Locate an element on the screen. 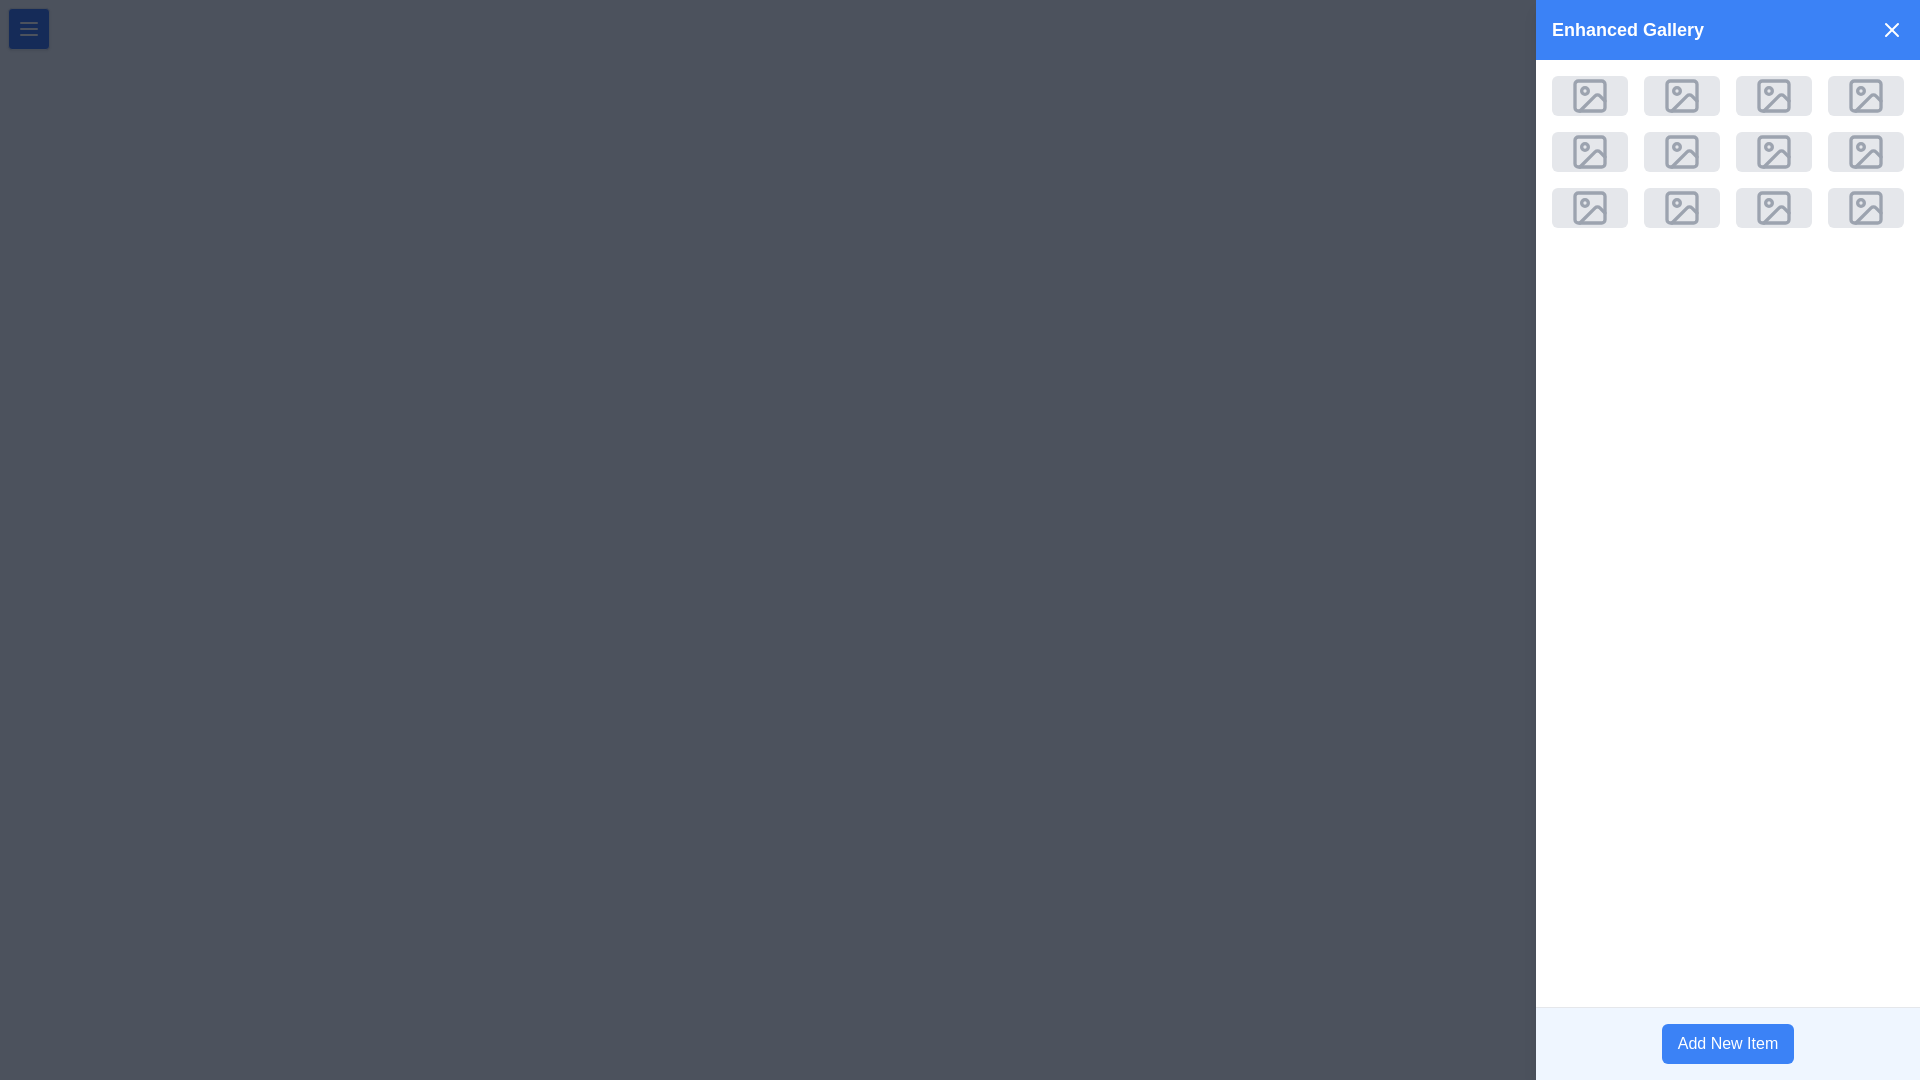 This screenshot has width=1920, height=1080. the gray photo icon with rounded edges is located at coordinates (1680, 96).